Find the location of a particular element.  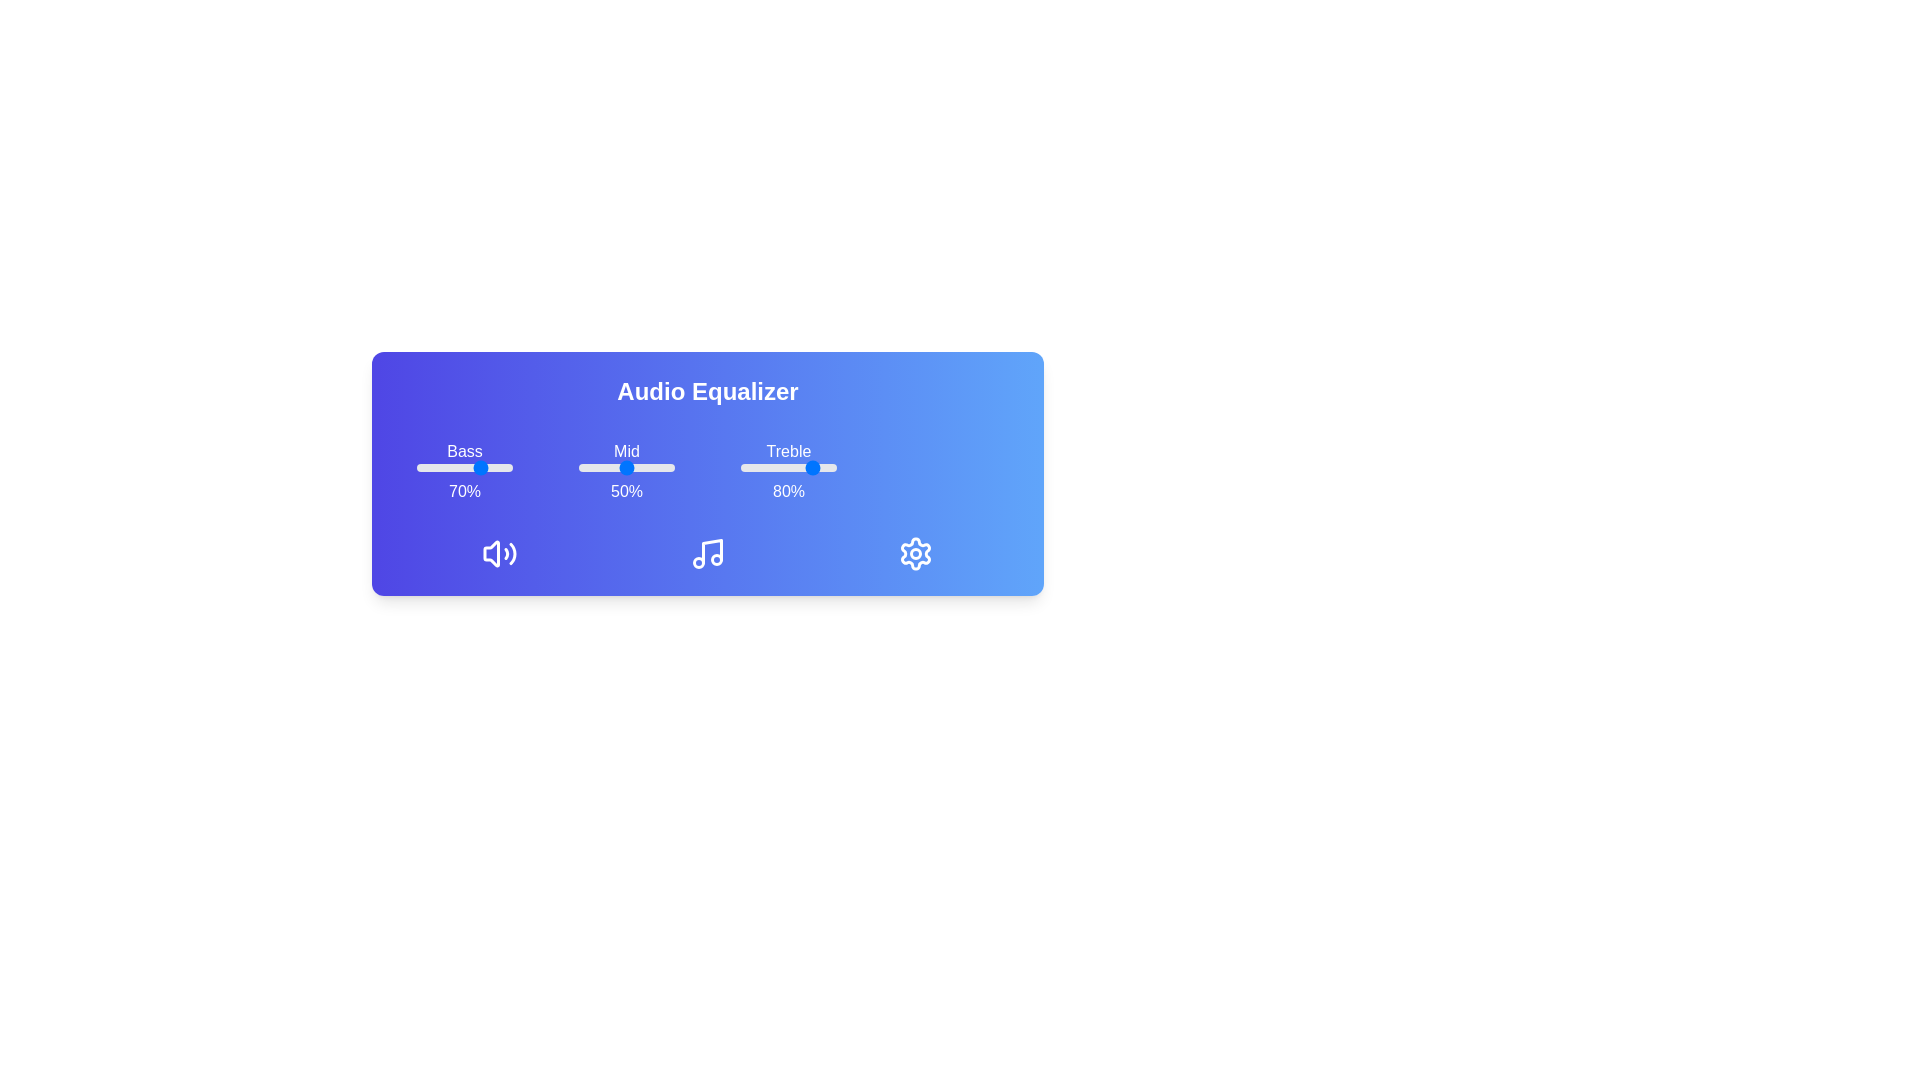

the mid slider to 32% is located at coordinates (608, 467).